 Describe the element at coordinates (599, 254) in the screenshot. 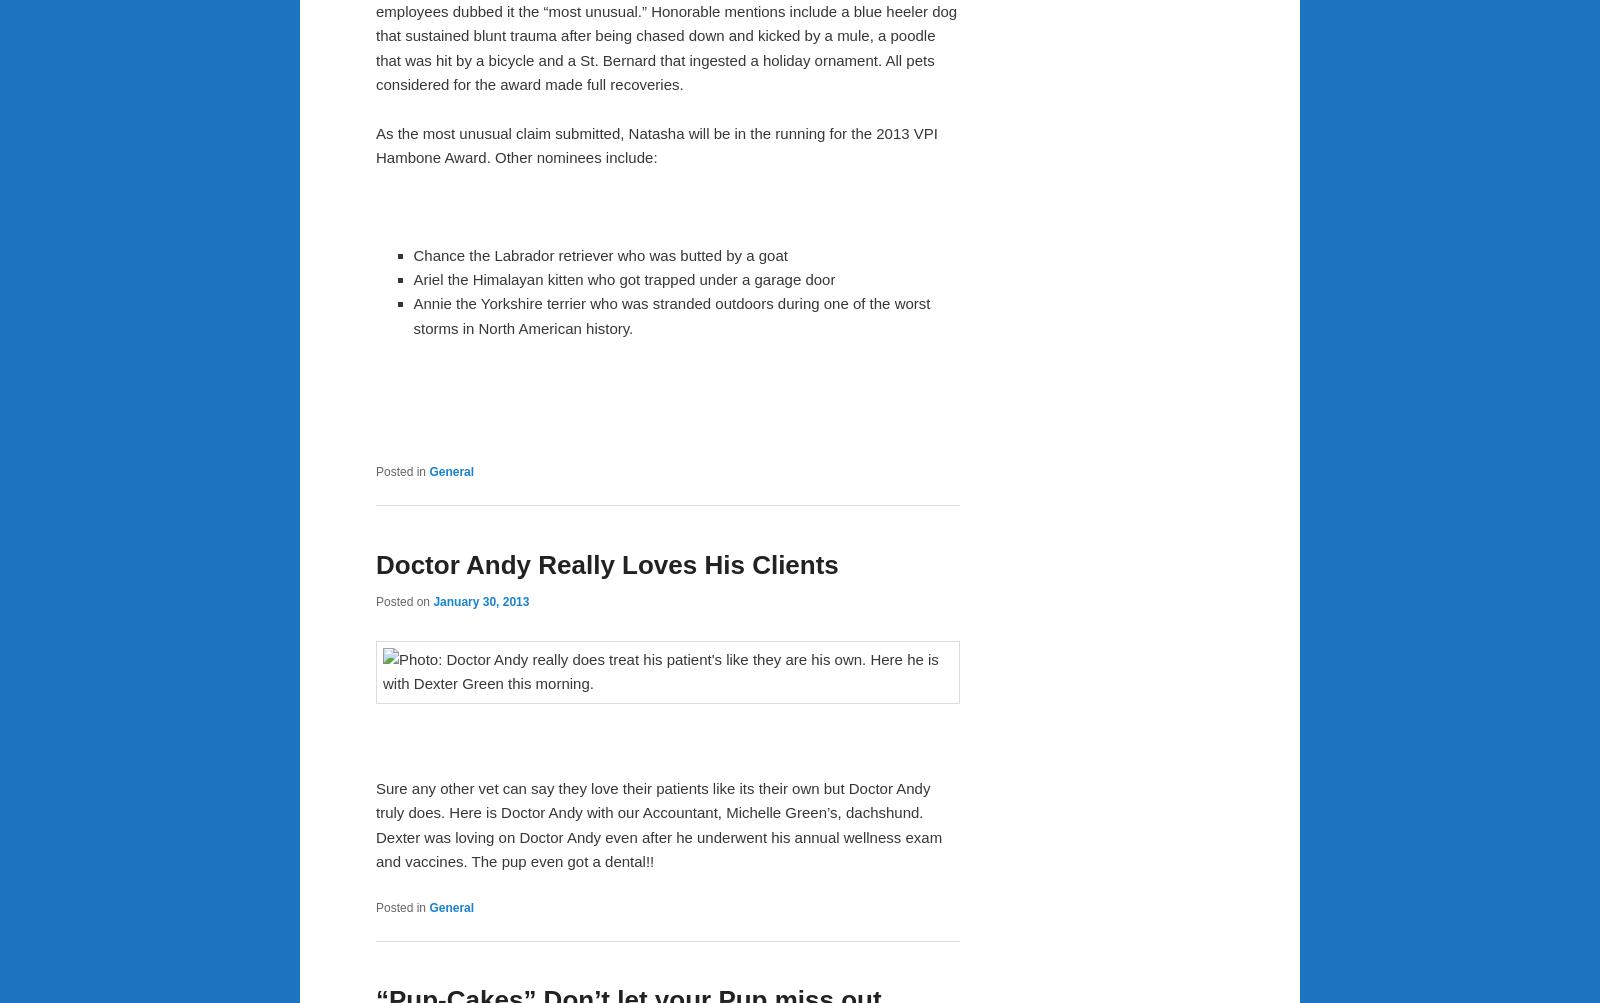

I see `'Chance the Labrador retriever who was butted by a goat'` at that location.